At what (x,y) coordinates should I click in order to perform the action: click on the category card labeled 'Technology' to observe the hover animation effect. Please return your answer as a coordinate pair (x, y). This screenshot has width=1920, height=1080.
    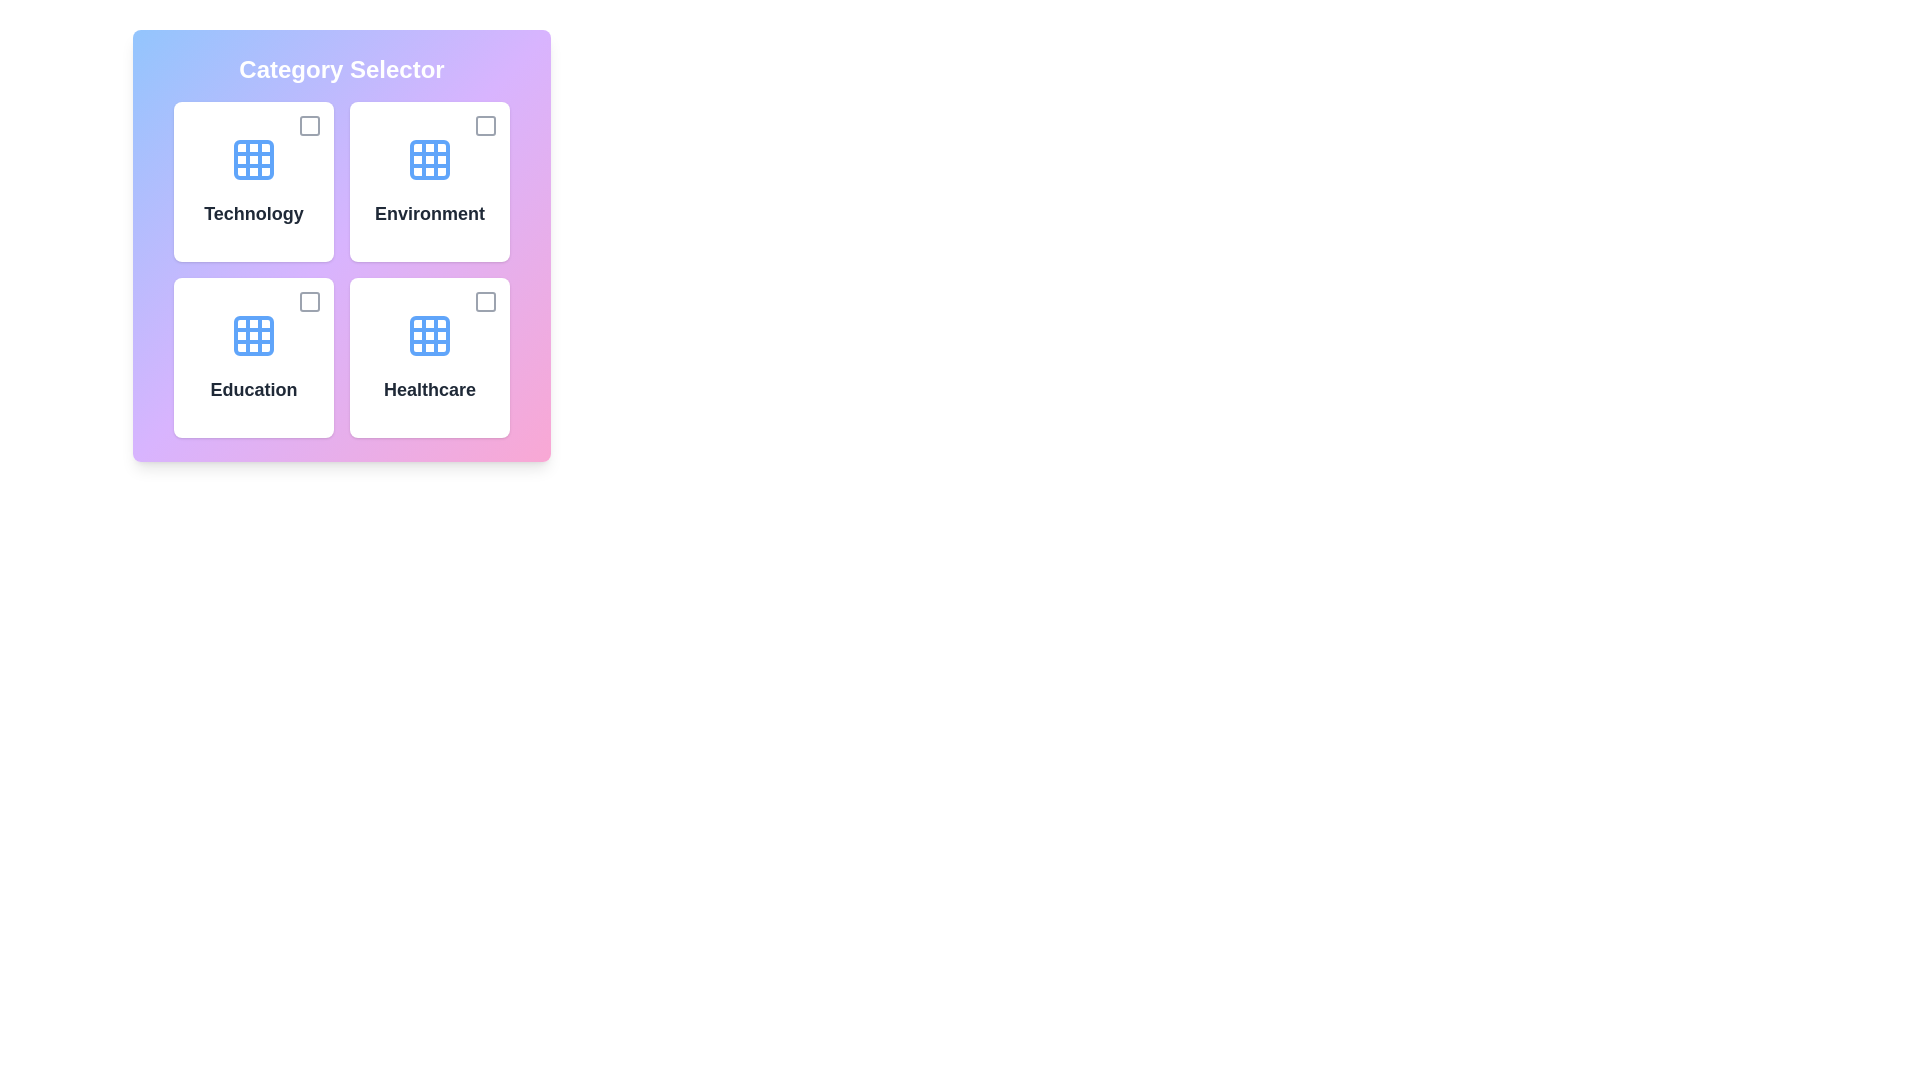
    Looking at the image, I should click on (253, 181).